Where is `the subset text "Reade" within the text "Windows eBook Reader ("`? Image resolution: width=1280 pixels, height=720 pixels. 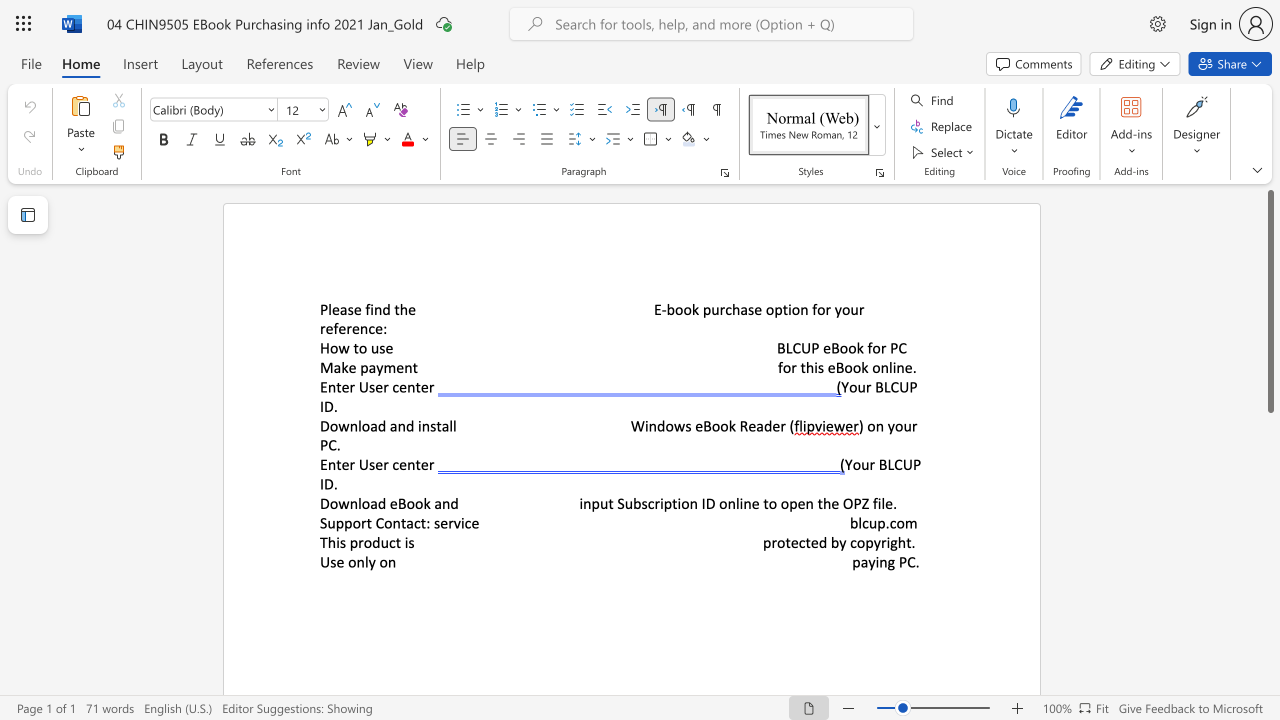 the subset text "Reade" within the text "Windows eBook Reader (" is located at coordinates (738, 425).